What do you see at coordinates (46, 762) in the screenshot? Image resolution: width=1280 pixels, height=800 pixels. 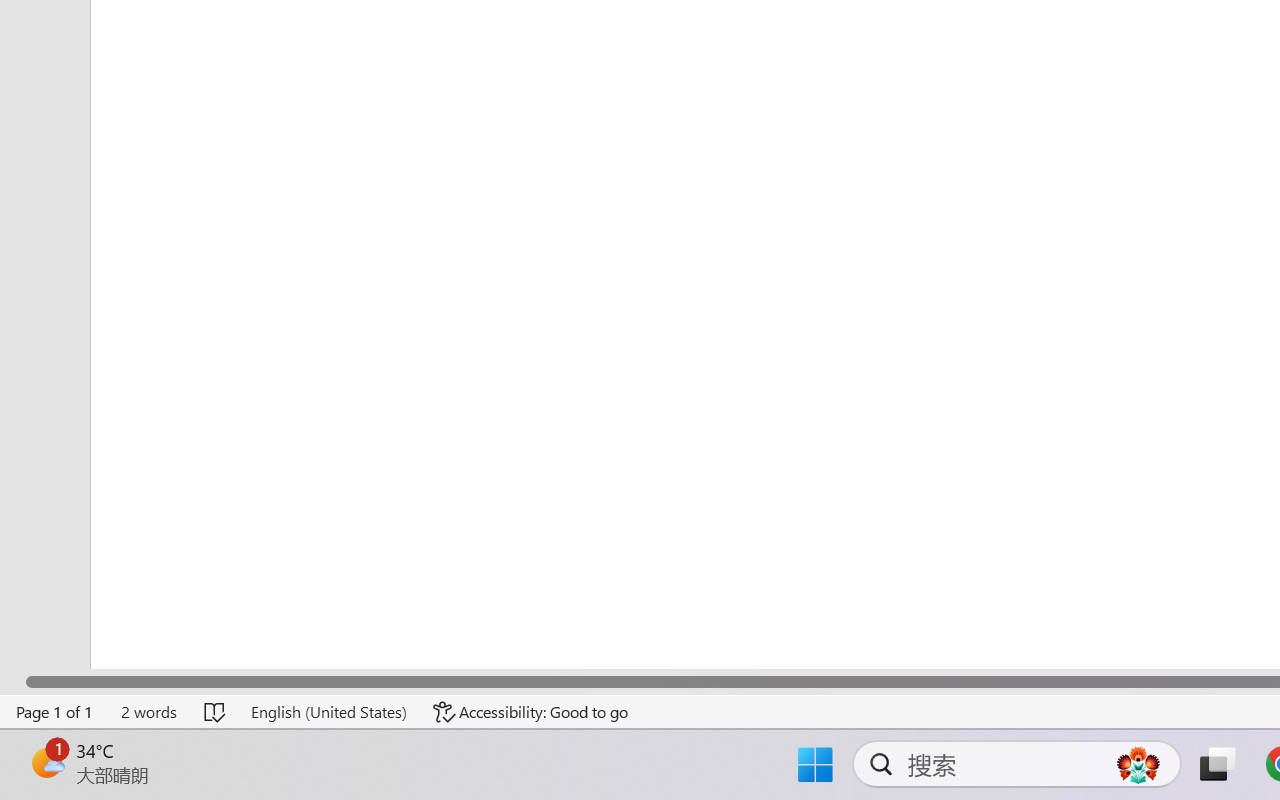 I see `'AutomationID: BadgeAnchorLargeTicker'` at bounding box center [46, 762].